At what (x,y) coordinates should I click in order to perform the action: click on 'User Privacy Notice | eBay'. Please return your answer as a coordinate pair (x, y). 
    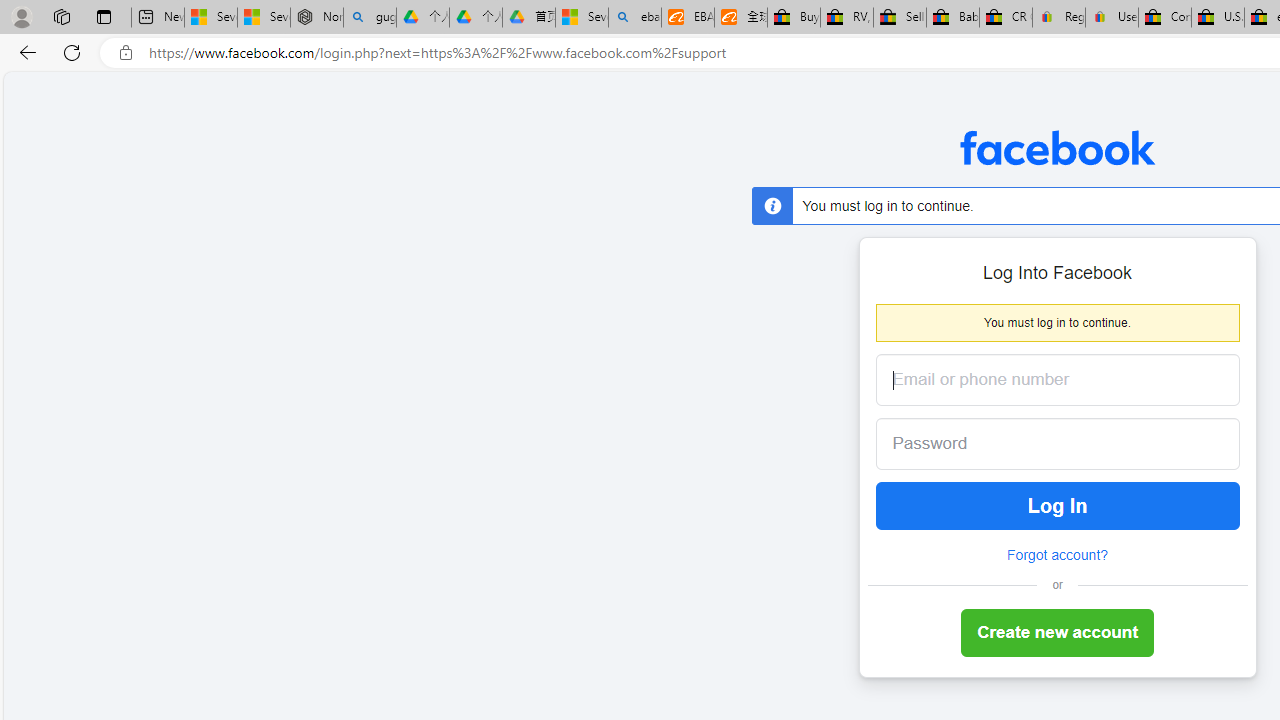
    Looking at the image, I should click on (1110, 17).